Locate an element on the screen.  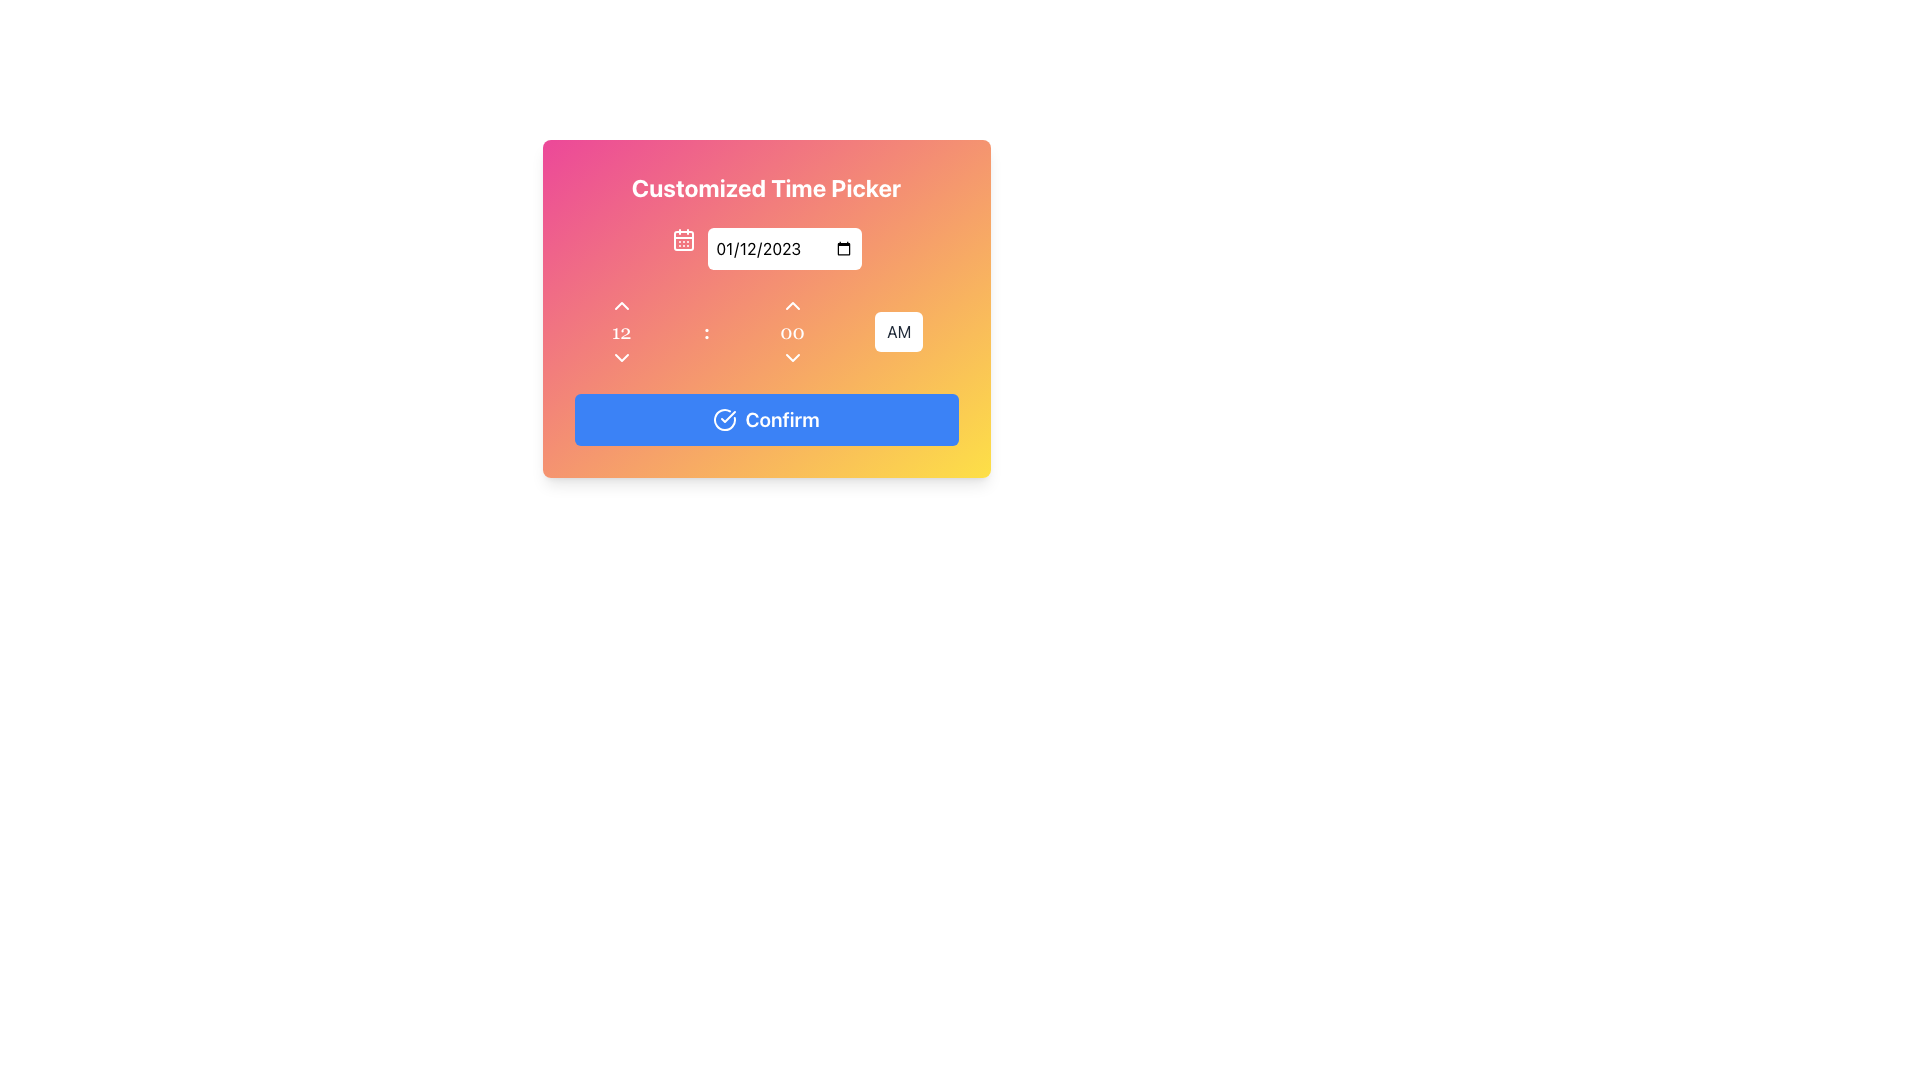
the 'Customized Time Picker' text component, which is displayed in bold and centered at the top of the card layout with a gradient background from pink to yellow is located at coordinates (765, 188).